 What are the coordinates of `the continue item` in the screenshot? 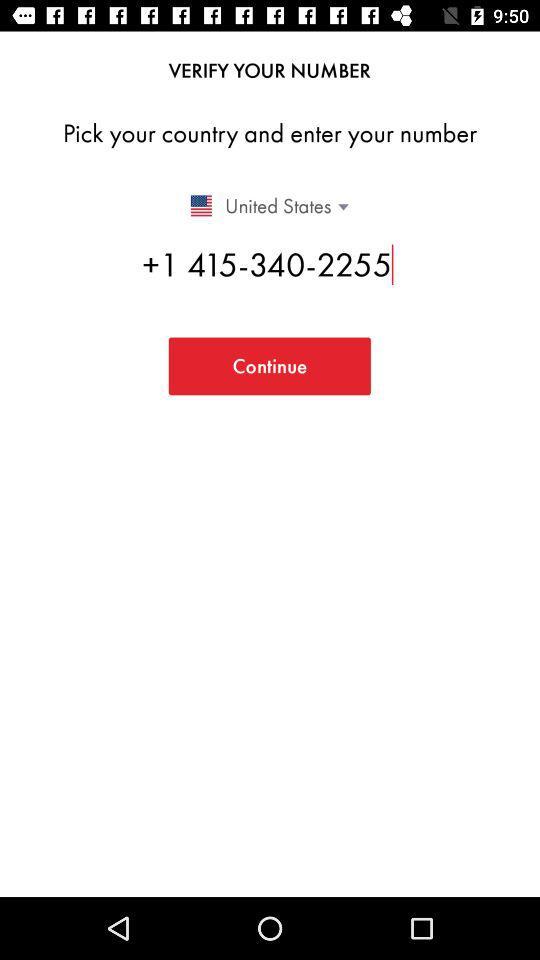 It's located at (269, 365).